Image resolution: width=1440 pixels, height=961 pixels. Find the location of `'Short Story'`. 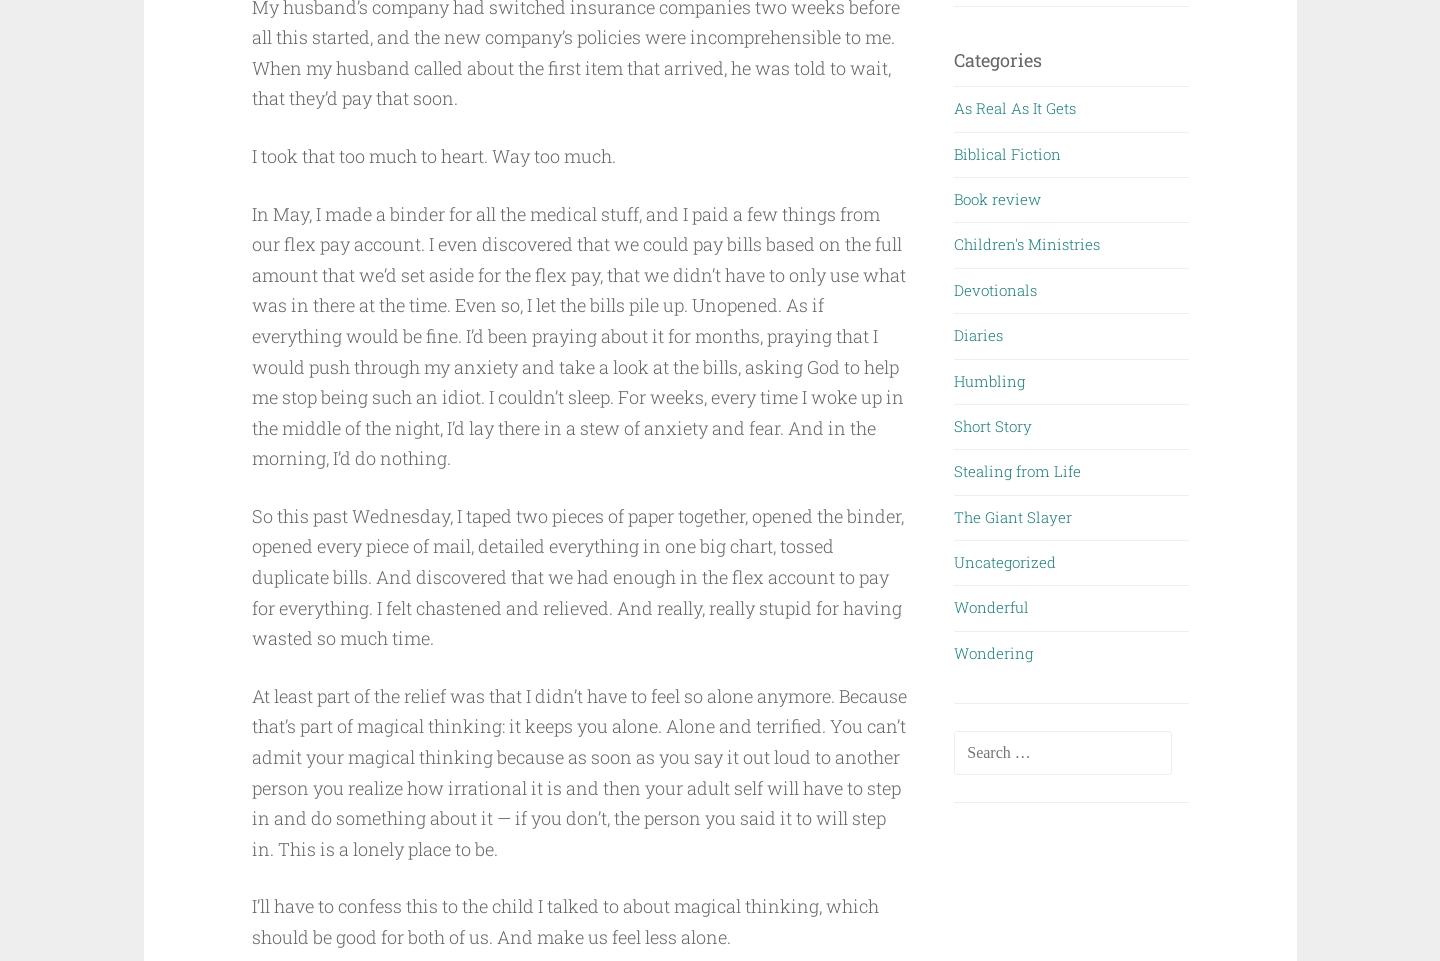

'Short Story' is located at coordinates (954, 424).